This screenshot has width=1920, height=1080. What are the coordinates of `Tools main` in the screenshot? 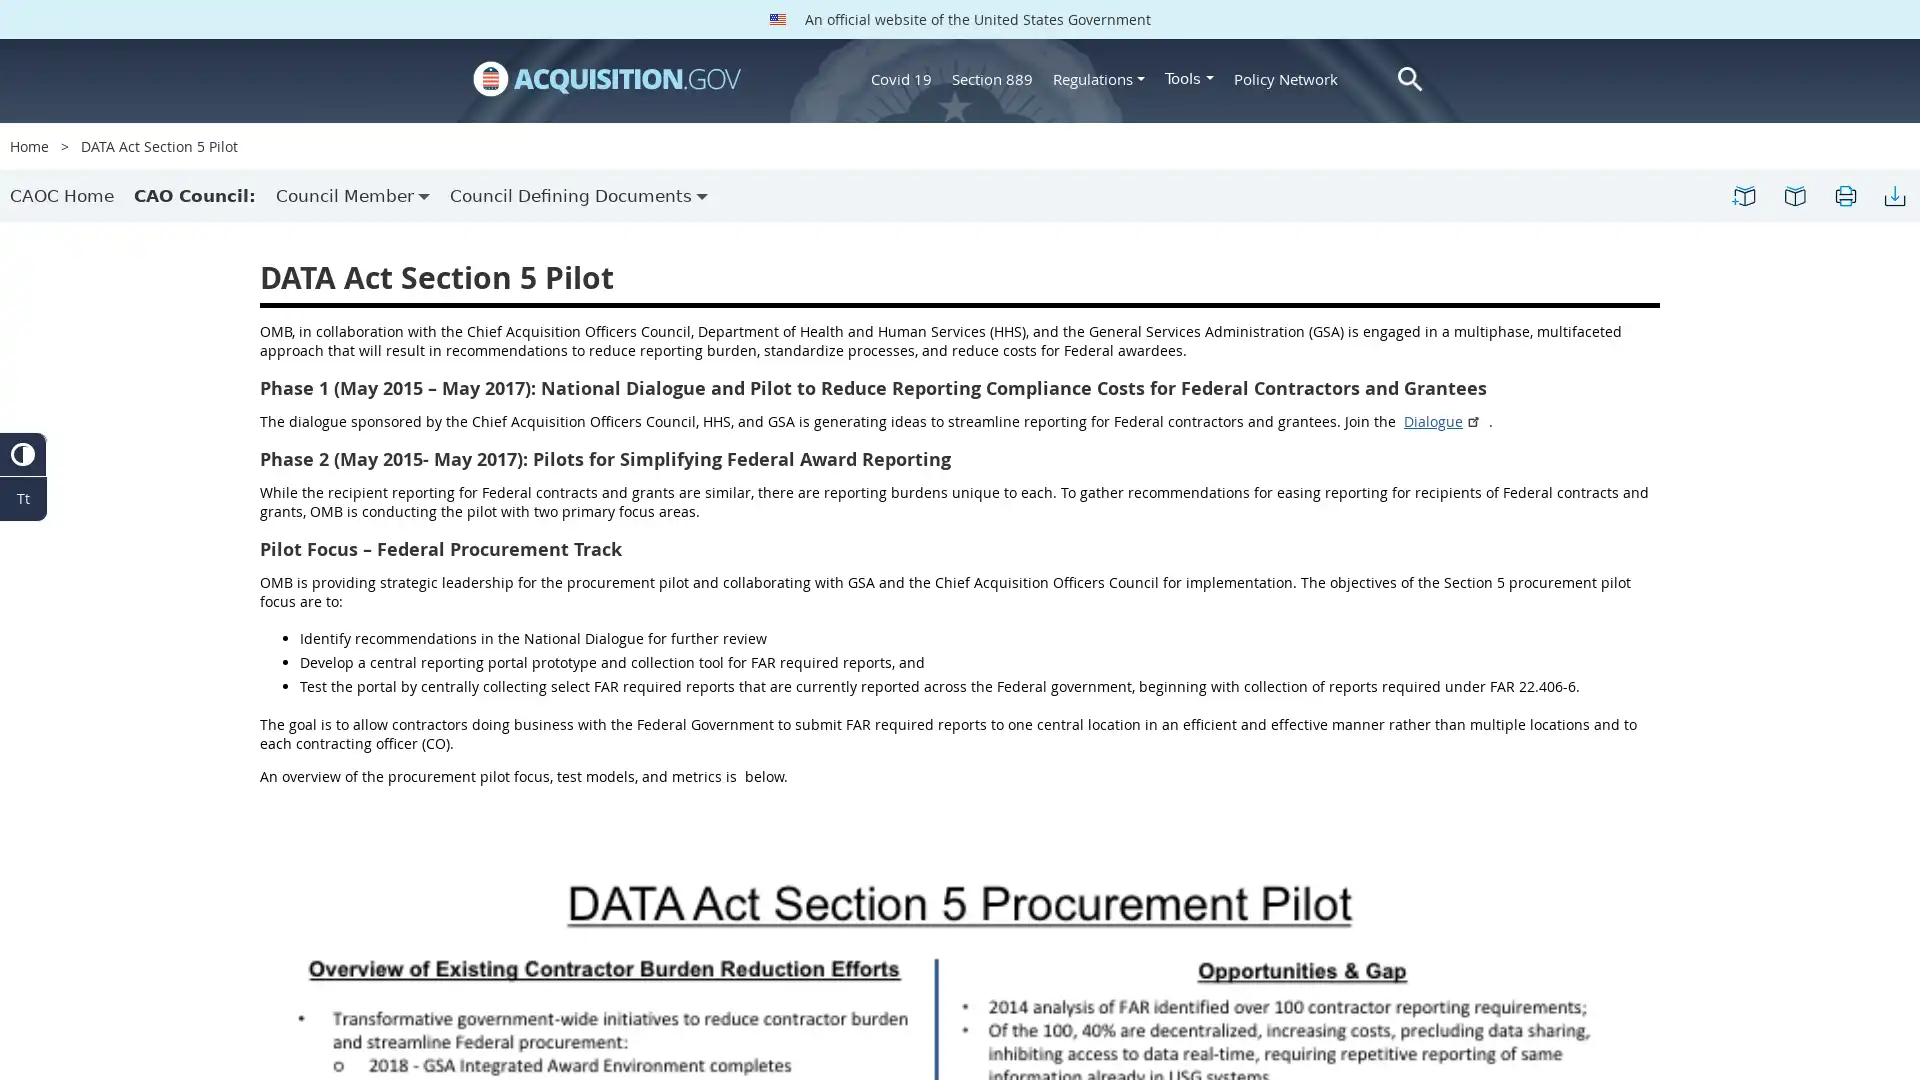 It's located at (1189, 77).